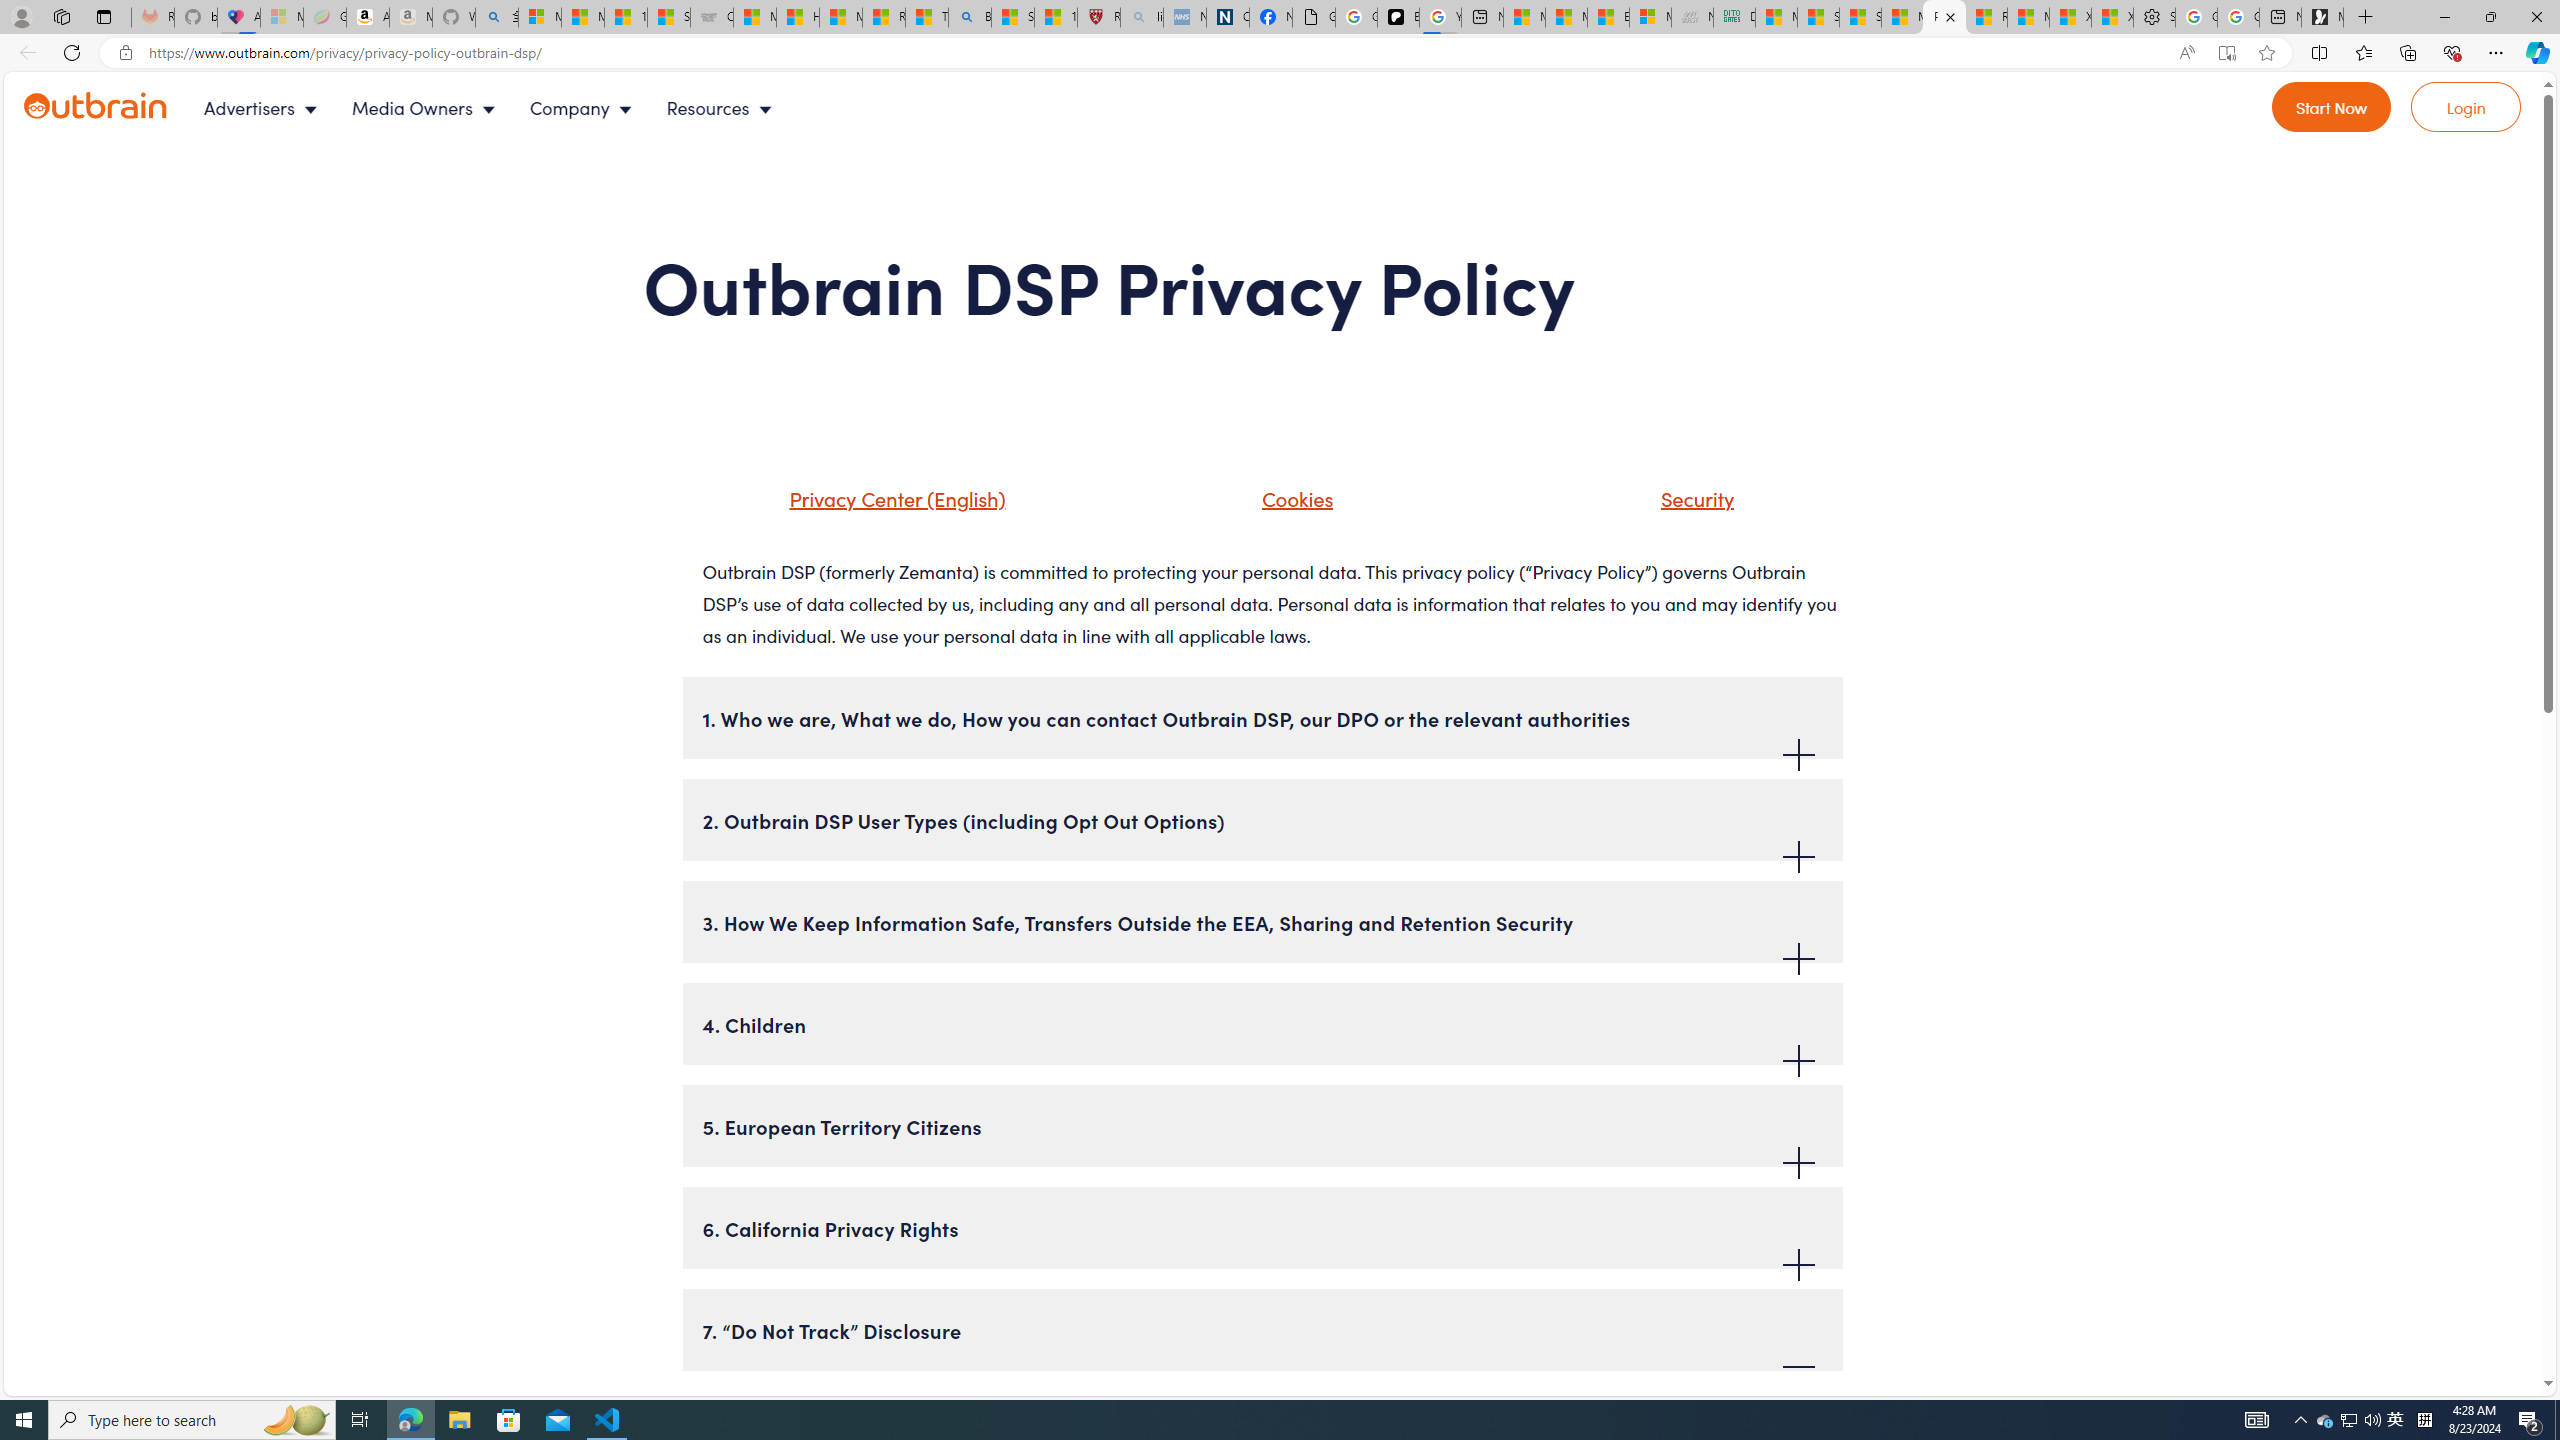 This screenshot has width=2560, height=1440. Describe the element at coordinates (884, 16) in the screenshot. I see `'Recipes - MSN'` at that location.